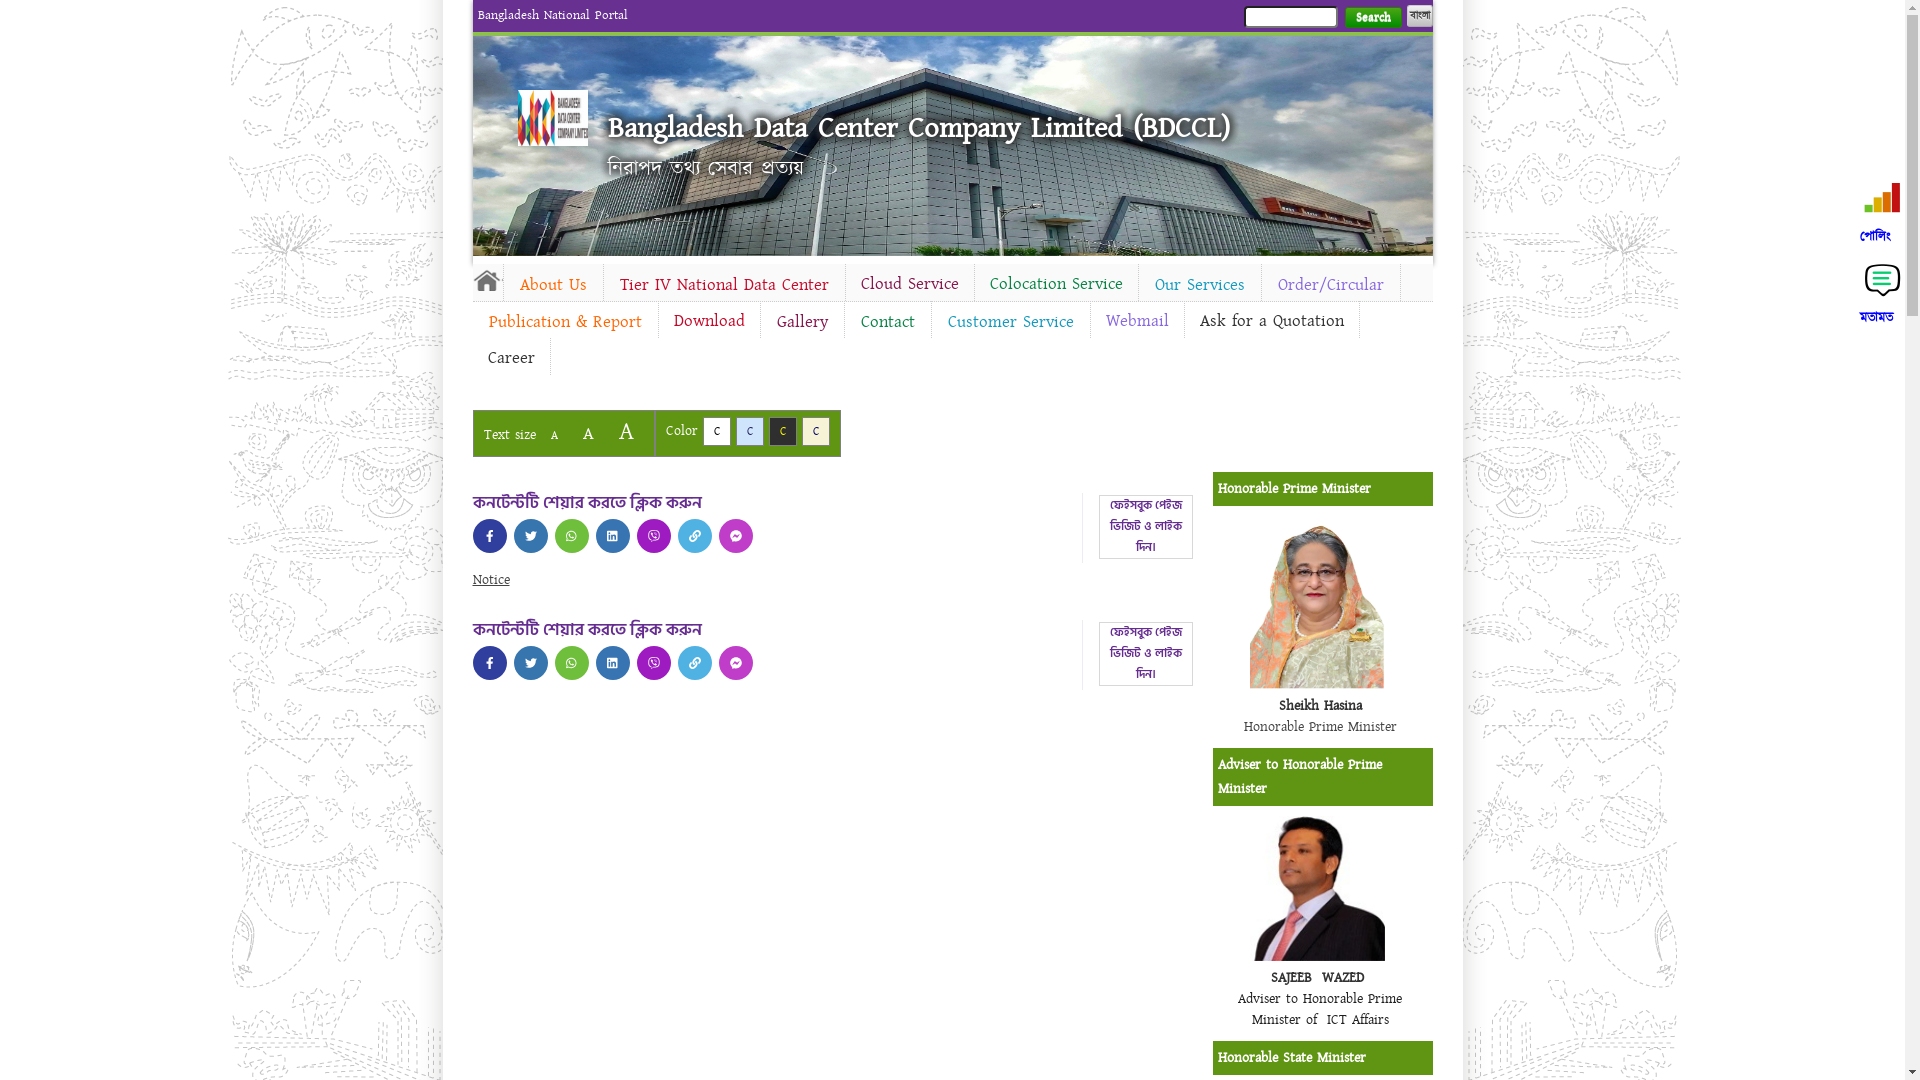 The width and height of the screenshot is (1920, 1080). I want to click on 'Our Services', so click(1199, 285).